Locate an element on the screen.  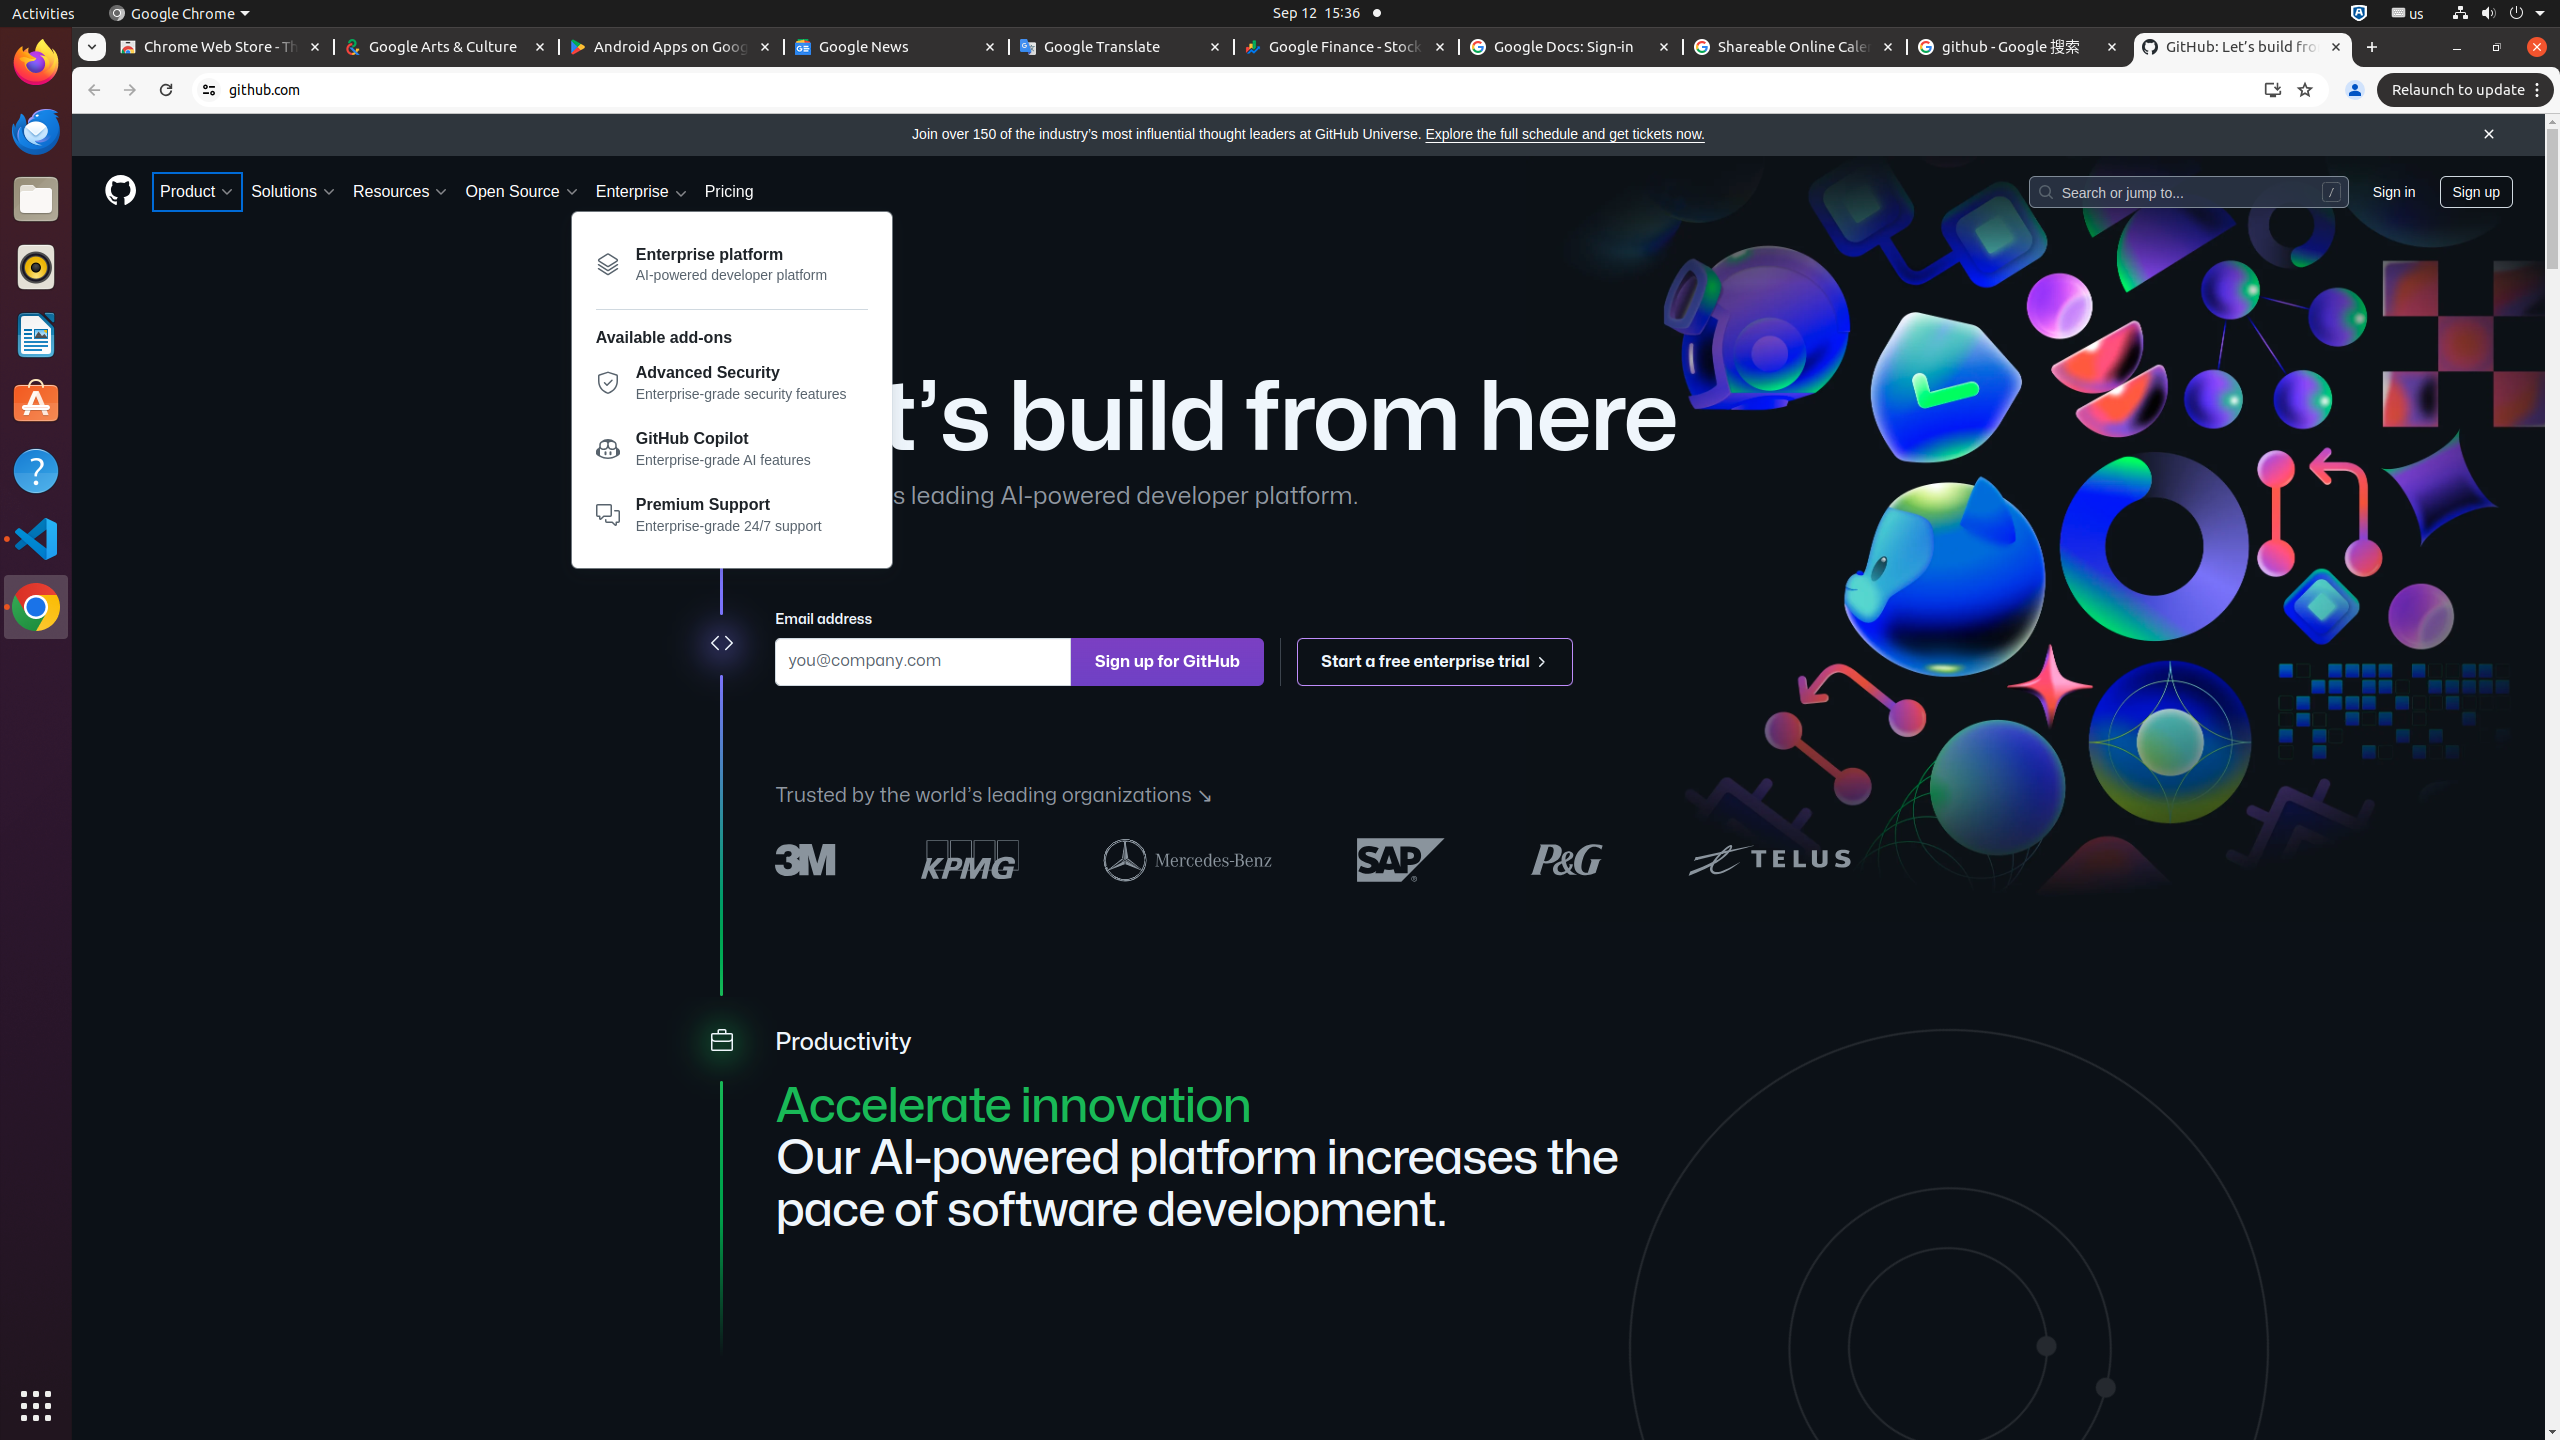
'Google Arts & Culture - Memory usage - 60.0 MB' is located at coordinates (445, 46).